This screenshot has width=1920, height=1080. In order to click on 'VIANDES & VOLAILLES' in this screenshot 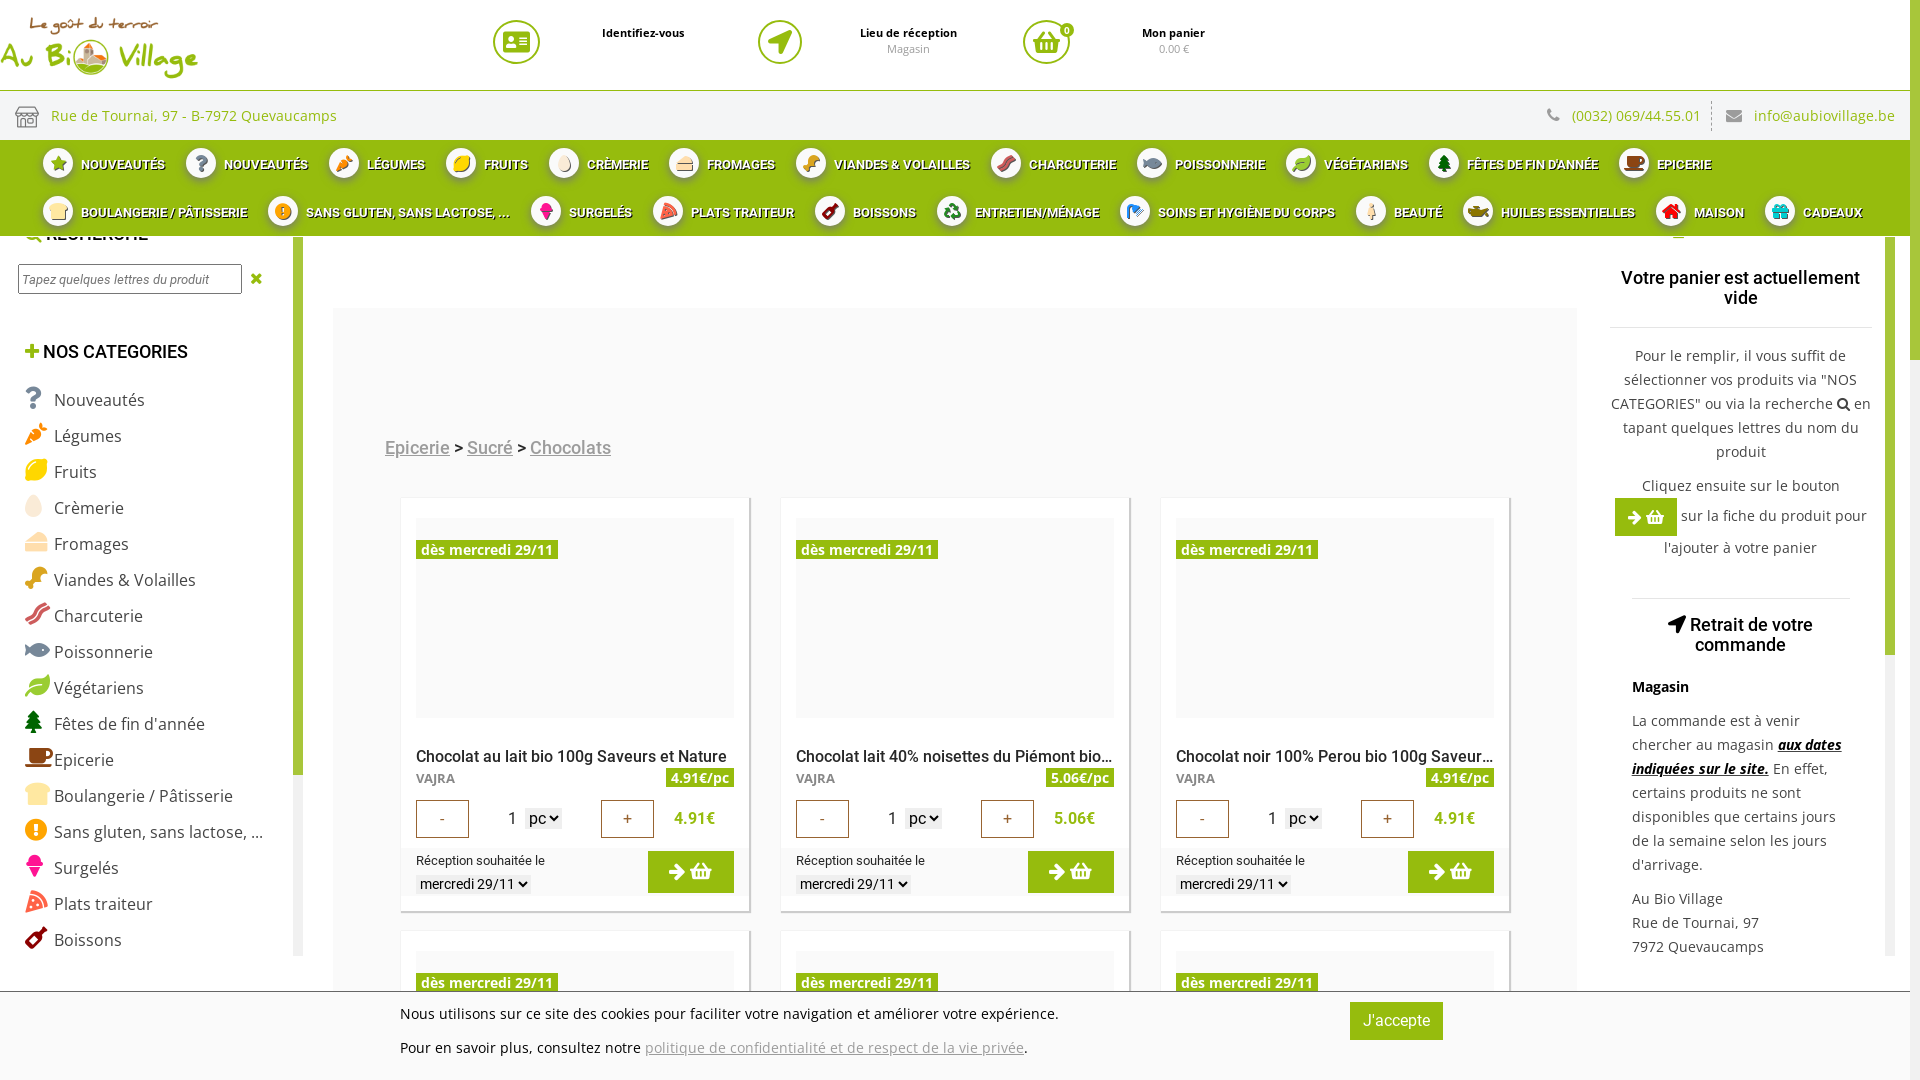, I will do `click(880, 157)`.